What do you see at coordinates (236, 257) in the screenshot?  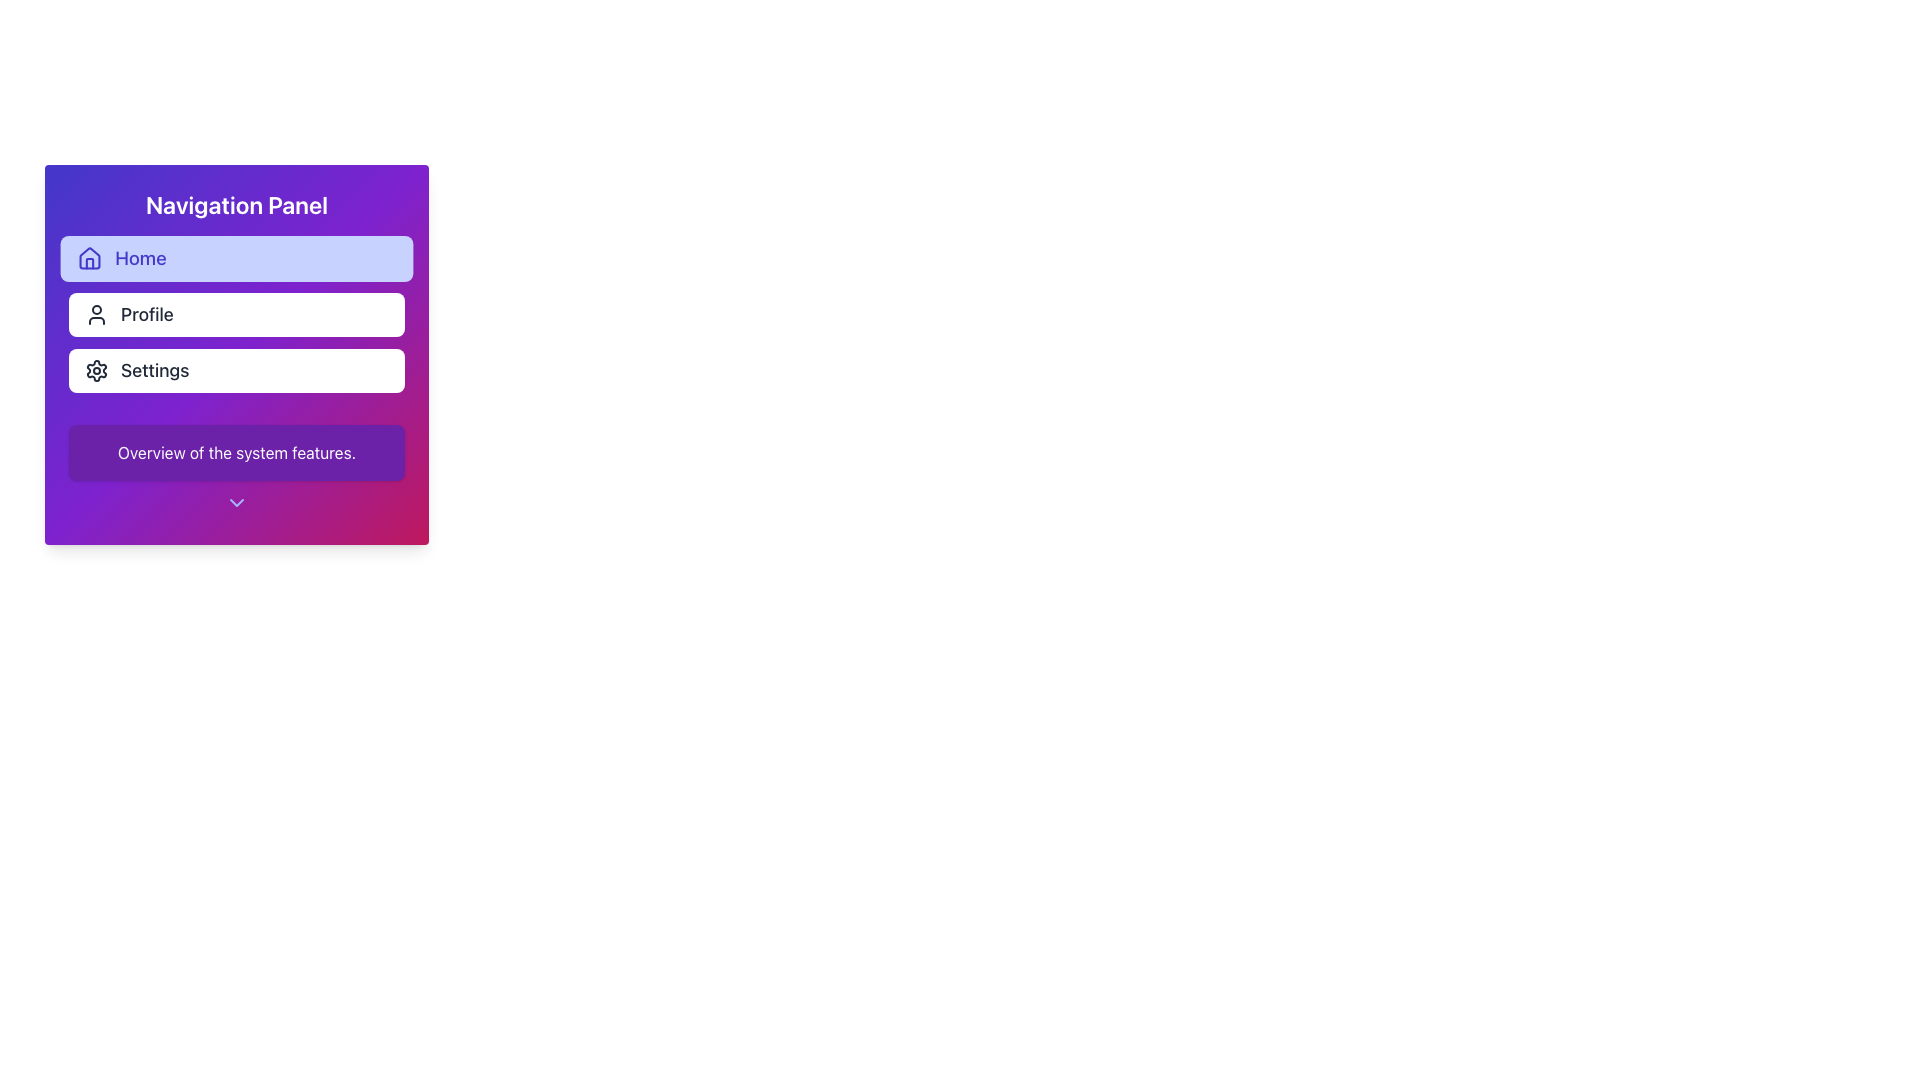 I see `the 'Home' button, which is the first button in the navigation panel` at bounding box center [236, 257].